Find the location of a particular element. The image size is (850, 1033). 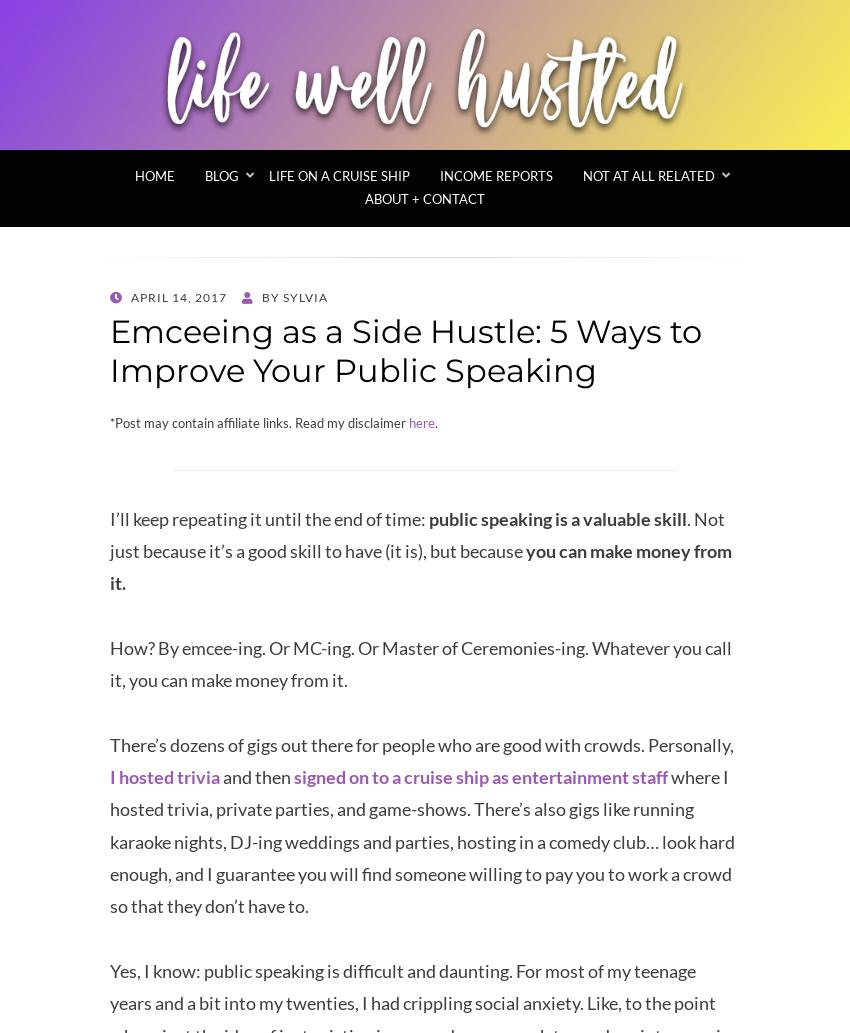

'April 14, 2017' is located at coordinates (178, 295).